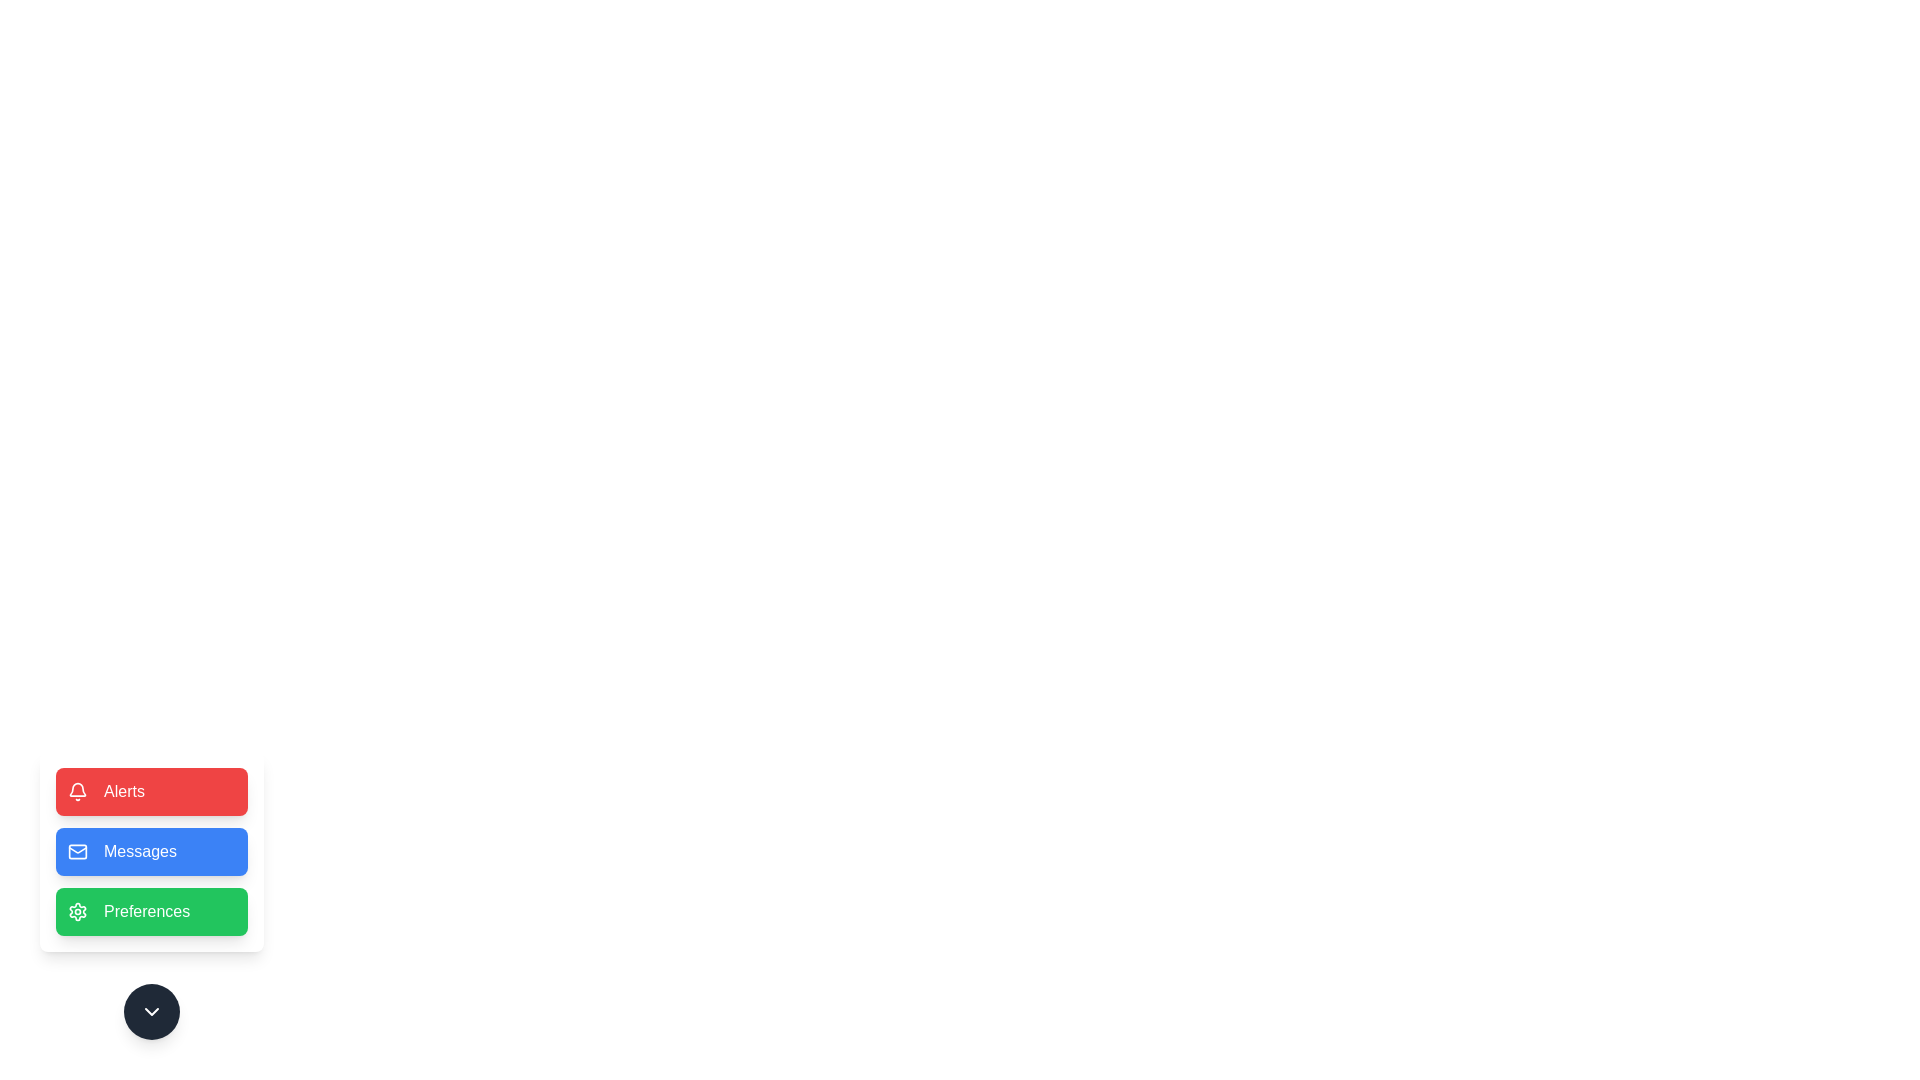 The height and width of the screenshot is (1080, 1920). Describe the element at coordinates (151, 1011) in the screenshot. I see `the toggle button to toggle the visibility of the notification dial` at that location.